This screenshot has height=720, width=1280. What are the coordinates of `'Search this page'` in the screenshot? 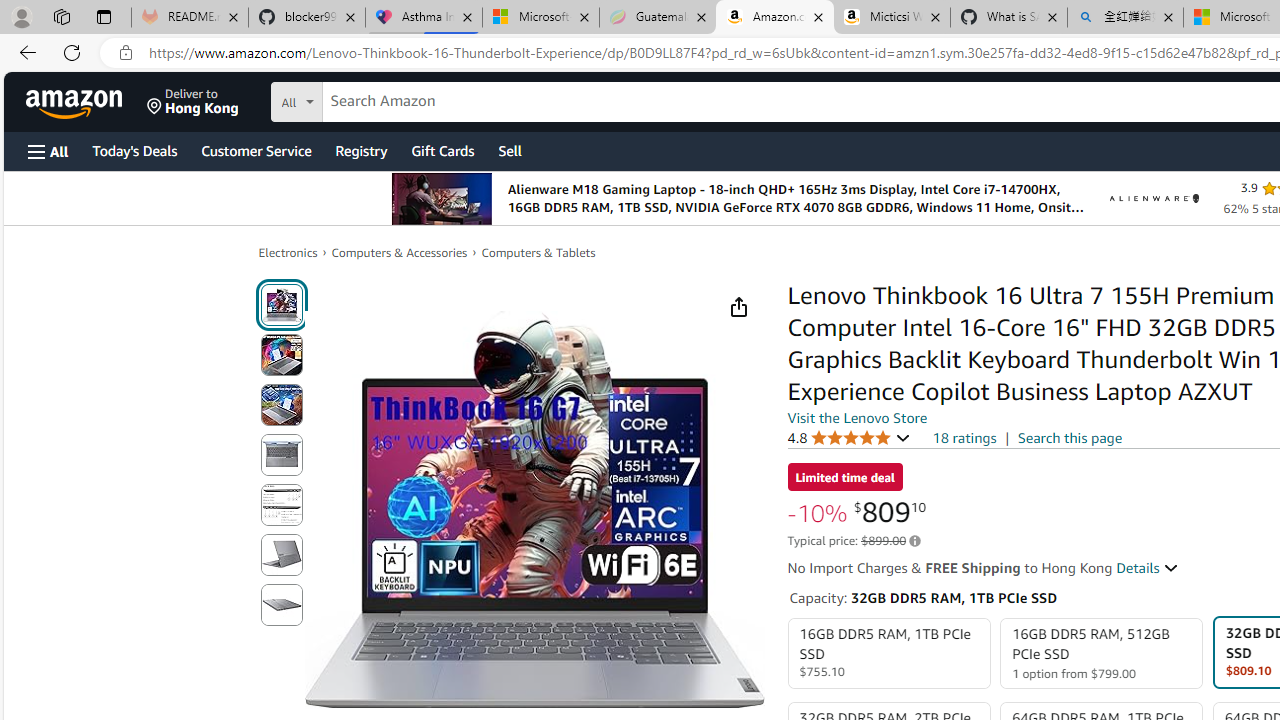 It's located at (1069, 436).